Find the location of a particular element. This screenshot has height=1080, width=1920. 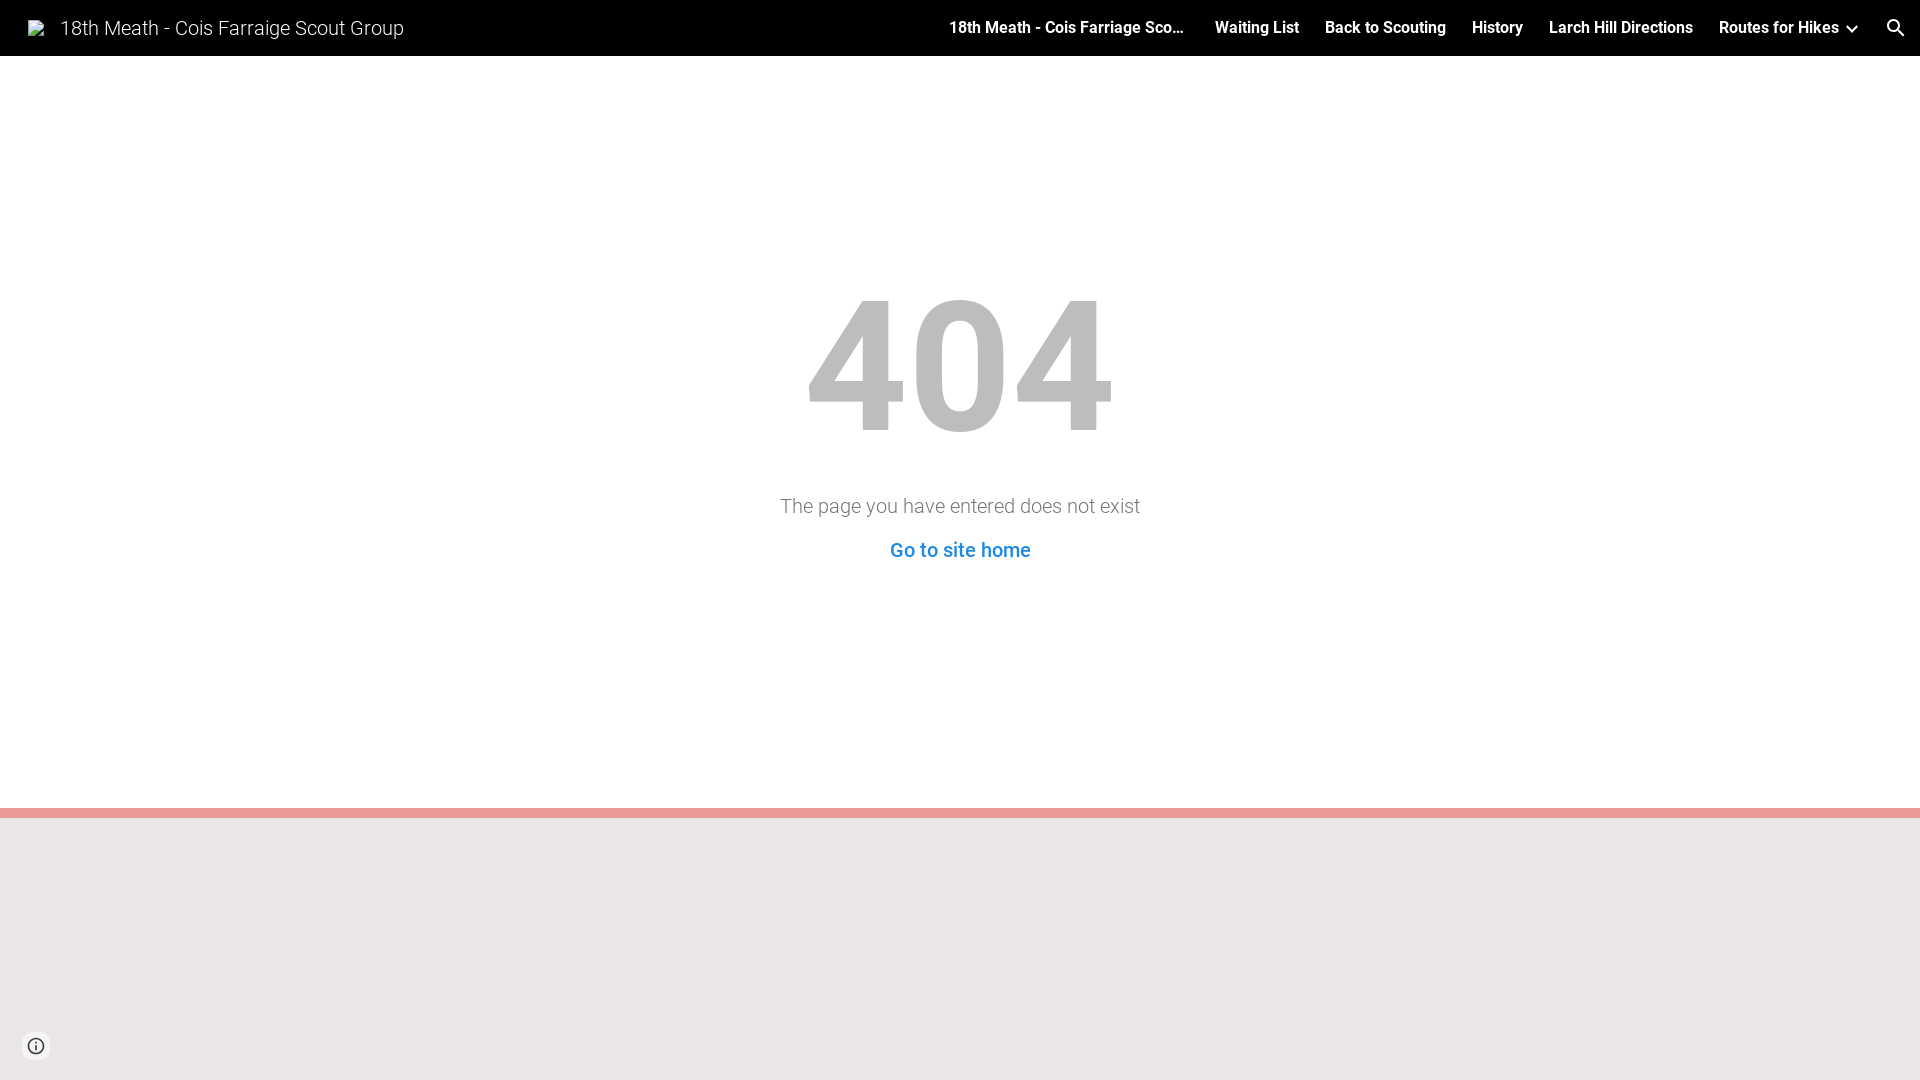

'History' is located at coordinates (1497, 27).